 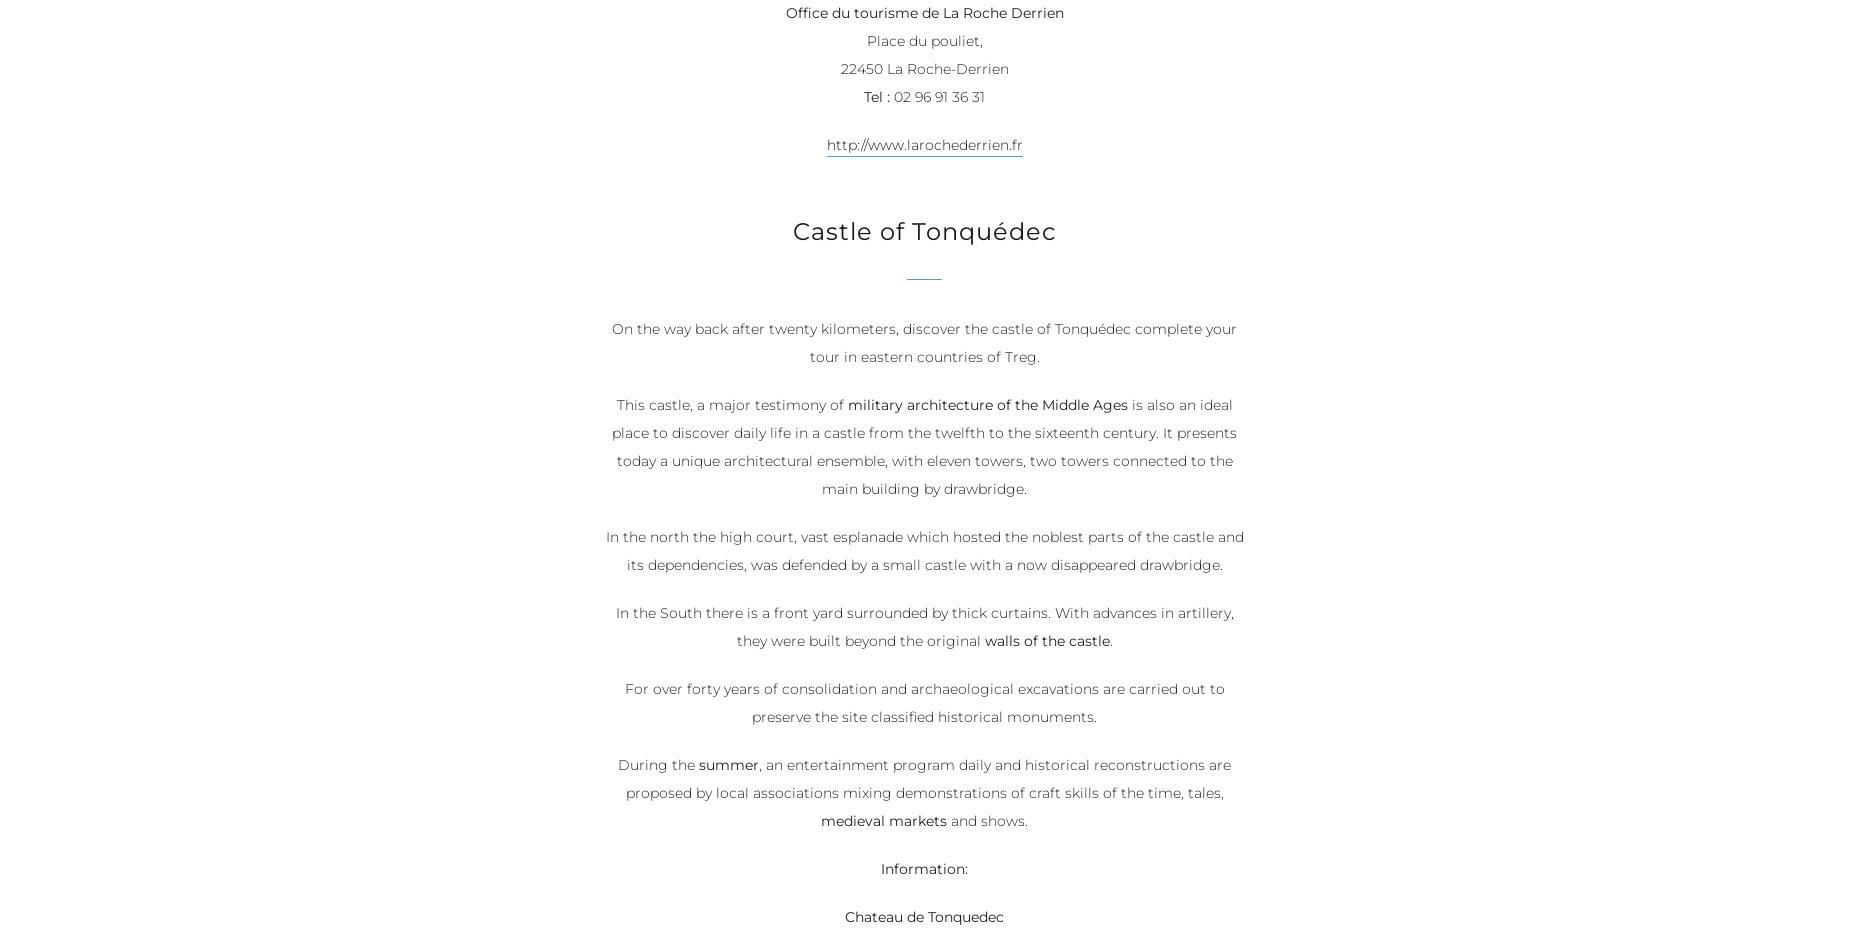 What do you see at coordinates (924, 448) in the screenshot?
I see `'is also an ideal place to discover daily life in a castle from the twelfth to the sixteenth century. It presents today a unique architectural ensemble, with eleven towers, two towers connected to the main building by drawbridge.'` at bounding box center [924, 448].